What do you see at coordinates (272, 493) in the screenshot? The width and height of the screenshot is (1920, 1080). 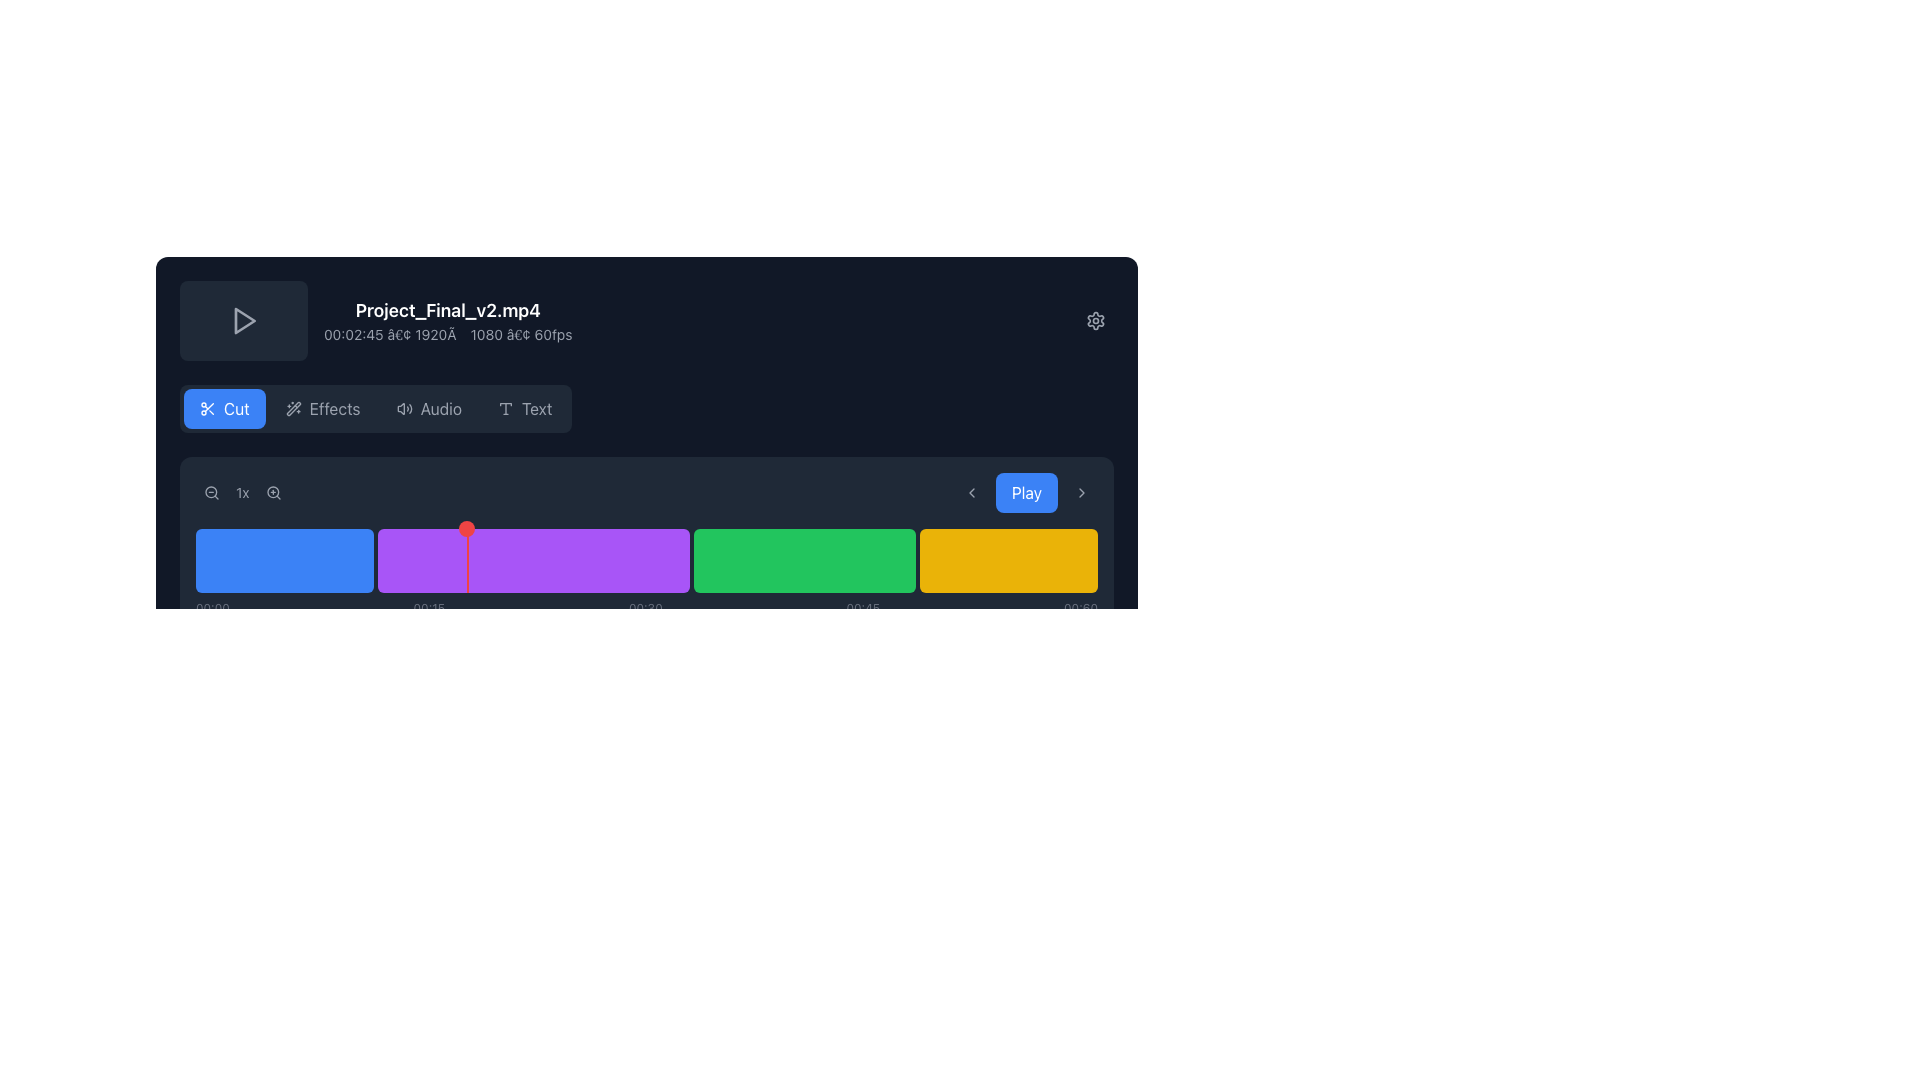 I see `the magnifying glass icon with a plus sign` at bounding box center [272, 493].